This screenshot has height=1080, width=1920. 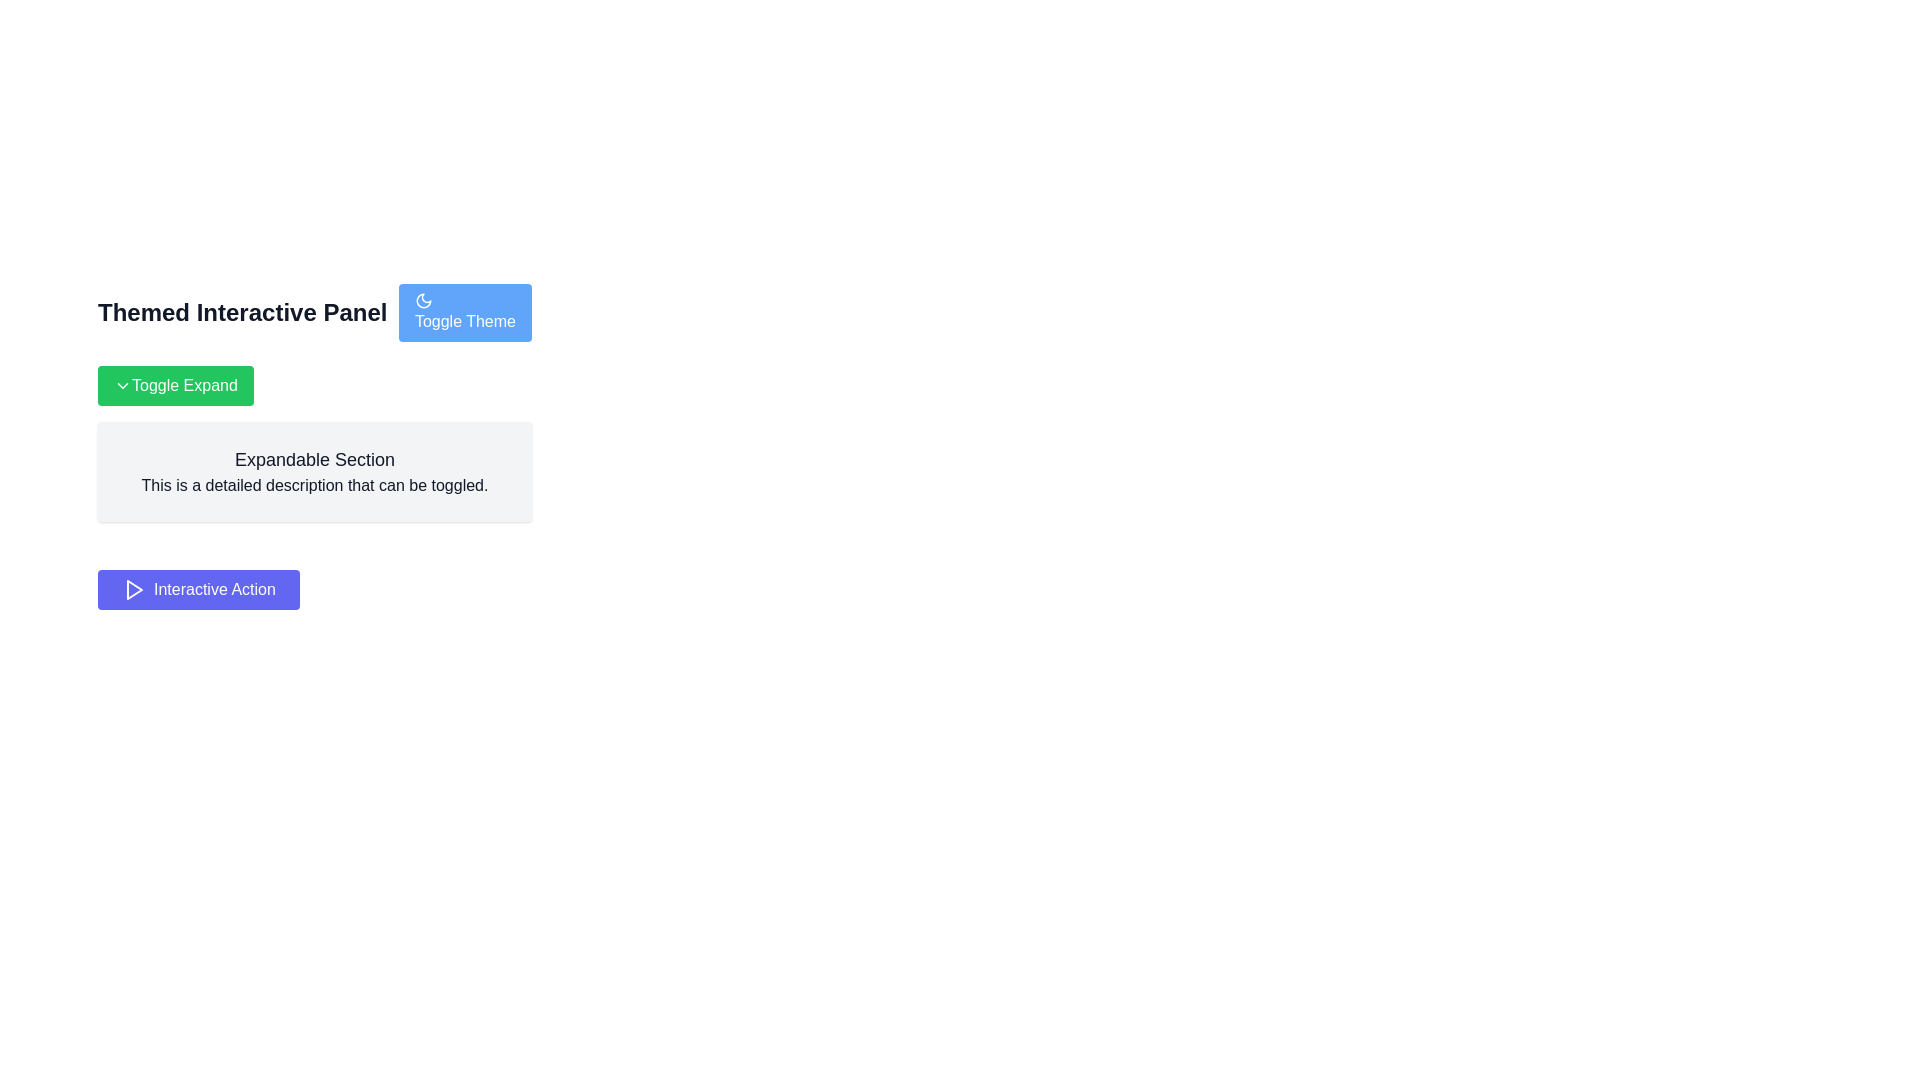 I want to click on the triangular play icon with a thin outline, which is centrally positioned within the blue button labeled 'Interactive Action', so click(x=133, y=589).